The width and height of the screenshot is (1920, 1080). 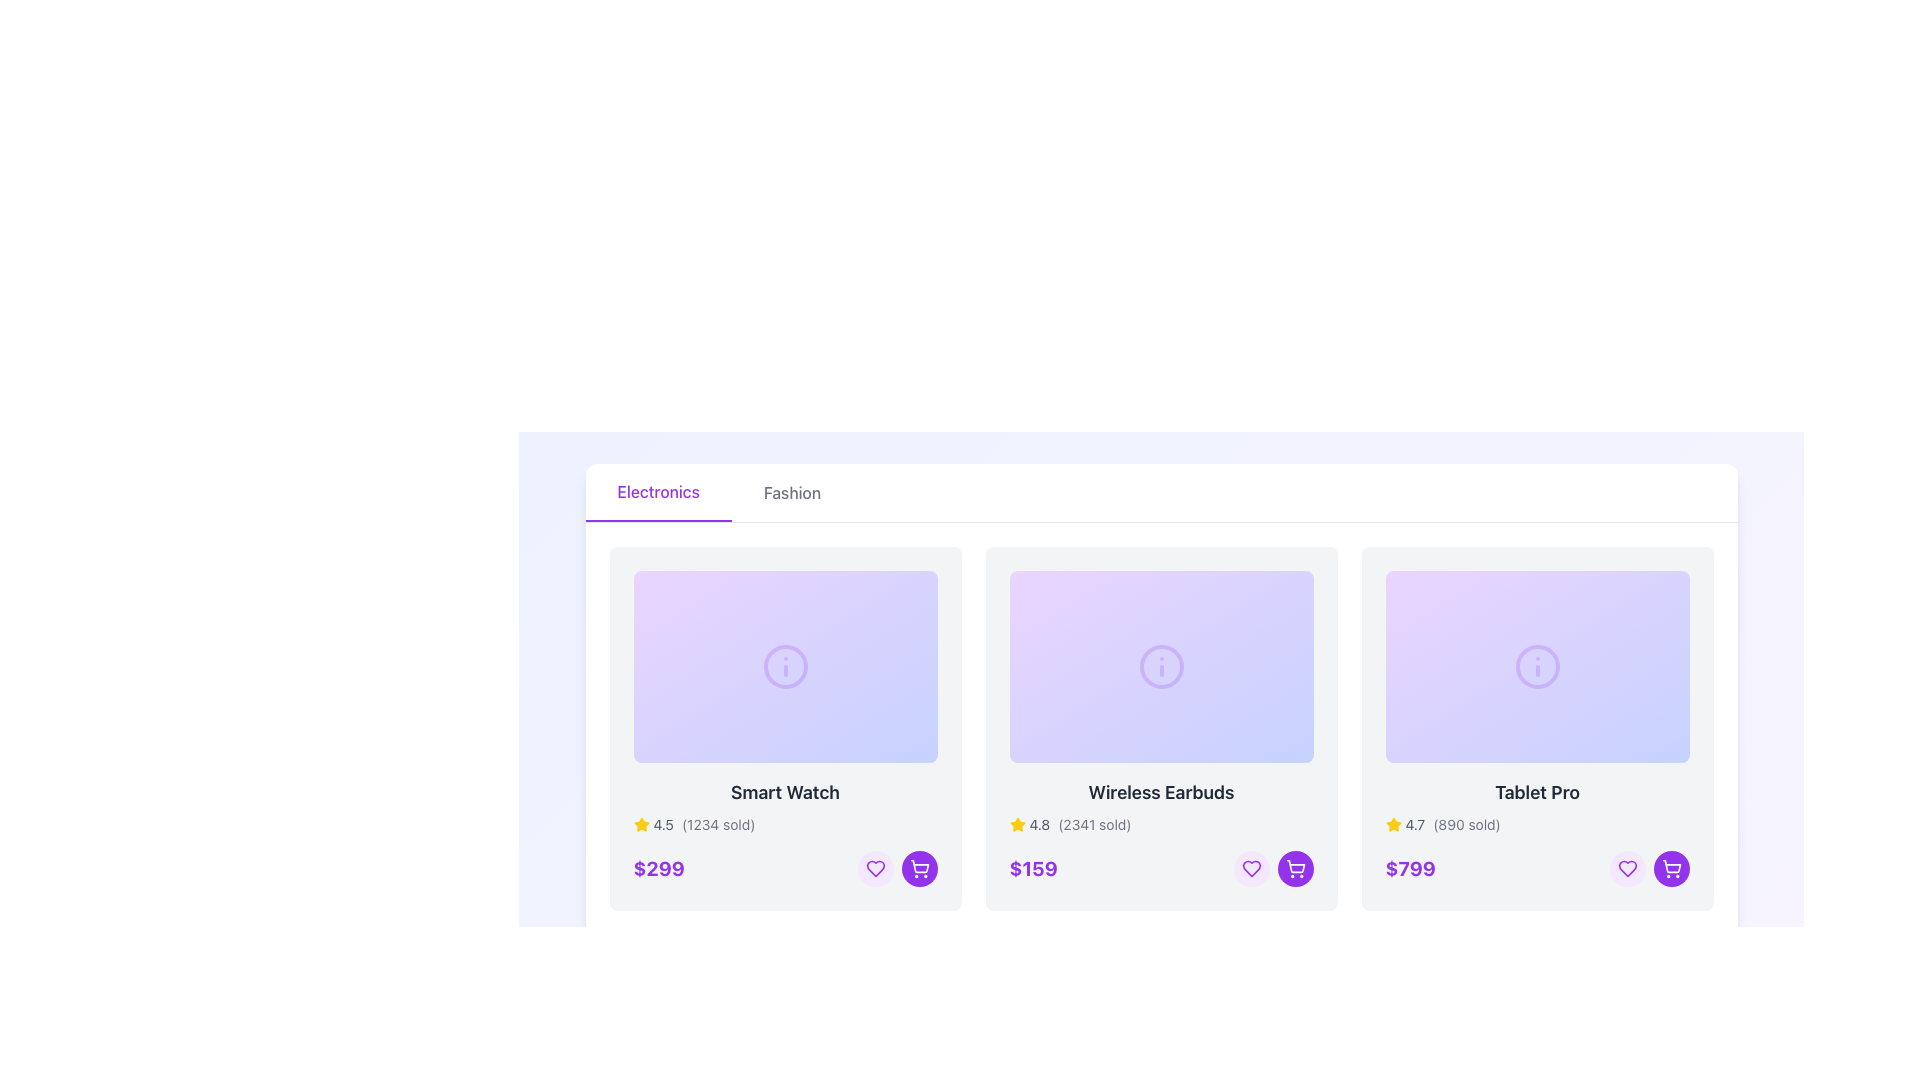 What do you see at coordinates (718, 825) in the screenshot?
I see `the text label displaying '(1234 sold)' which is part of the product information section in the first product card, located next to the rating value (4.5)` at bounding box center [718, 825].